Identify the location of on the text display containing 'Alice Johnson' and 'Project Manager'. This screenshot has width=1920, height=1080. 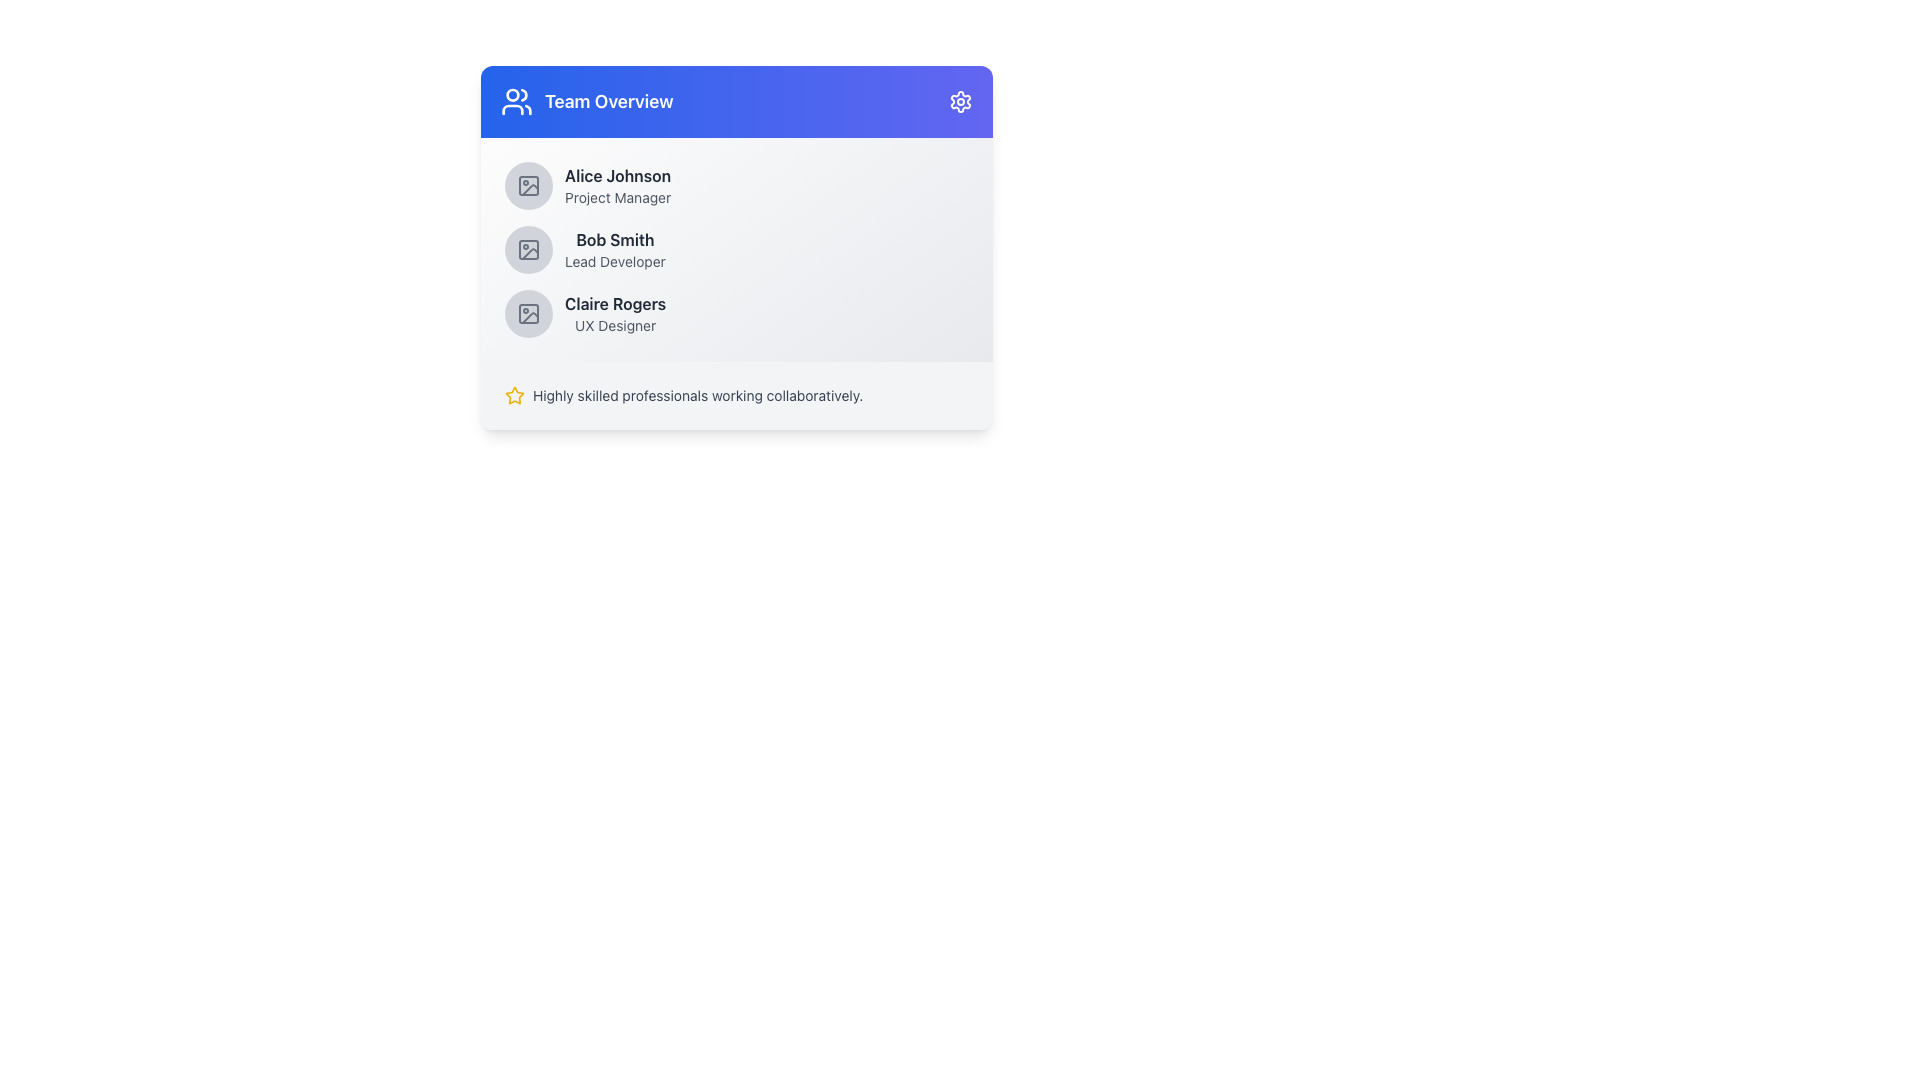
(617, 185).